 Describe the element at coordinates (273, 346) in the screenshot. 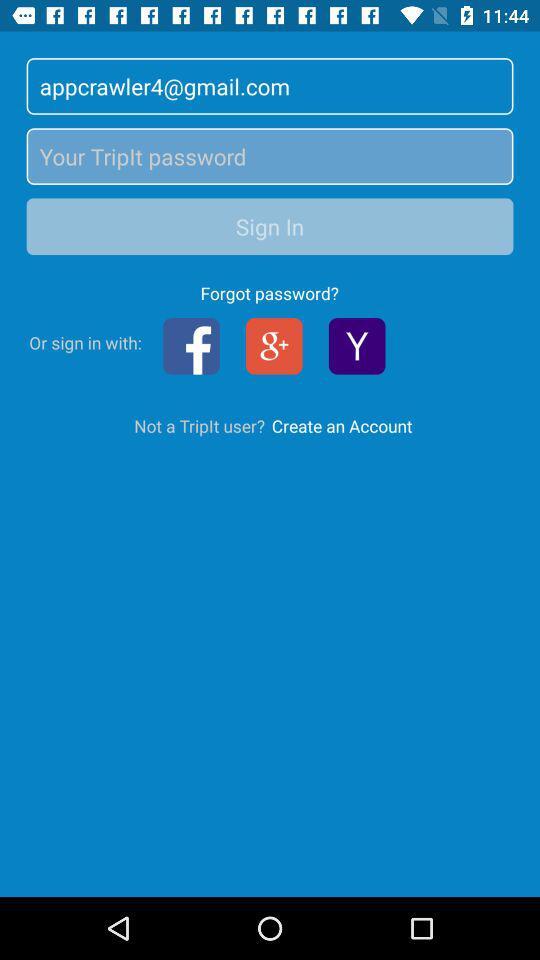

I see `the group icon` at that location.